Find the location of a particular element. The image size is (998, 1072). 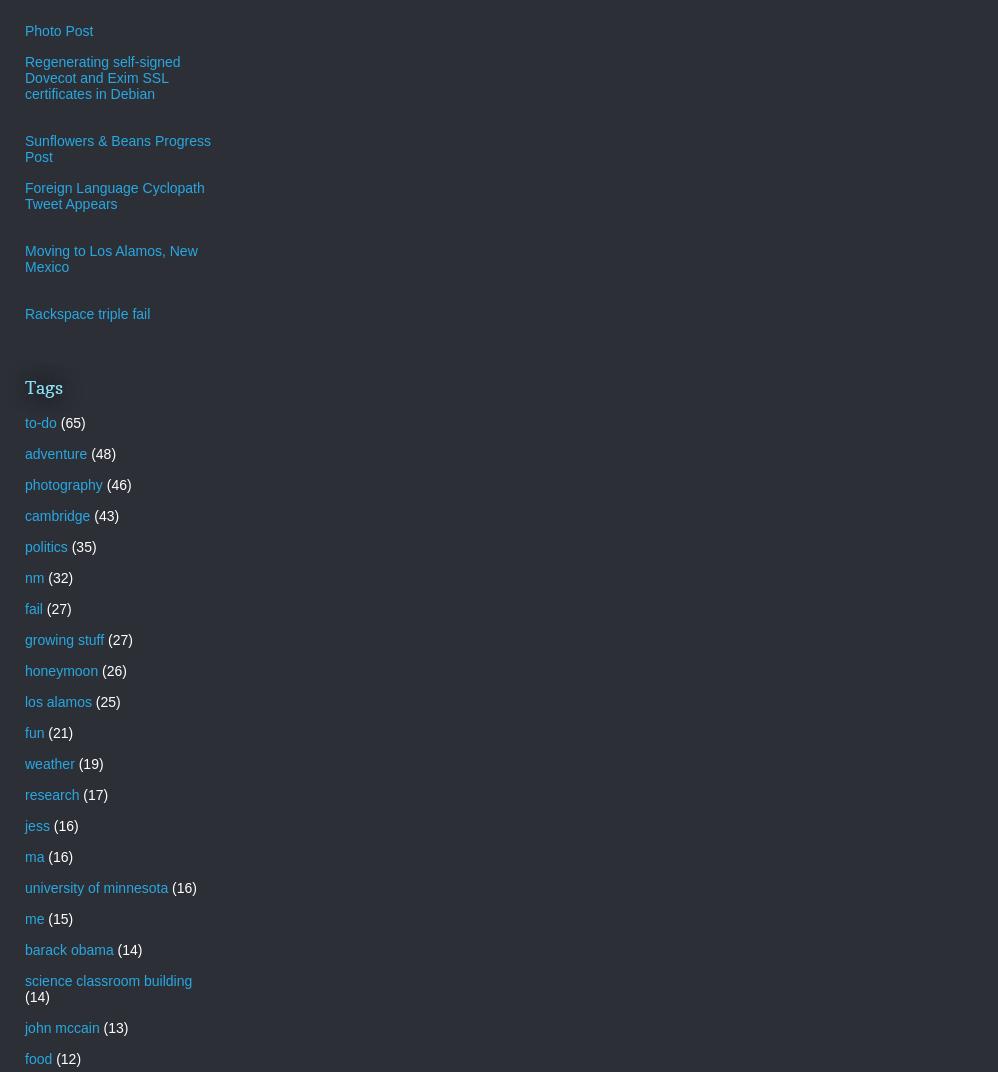

'to-do' is located at coordinates (40, 421).